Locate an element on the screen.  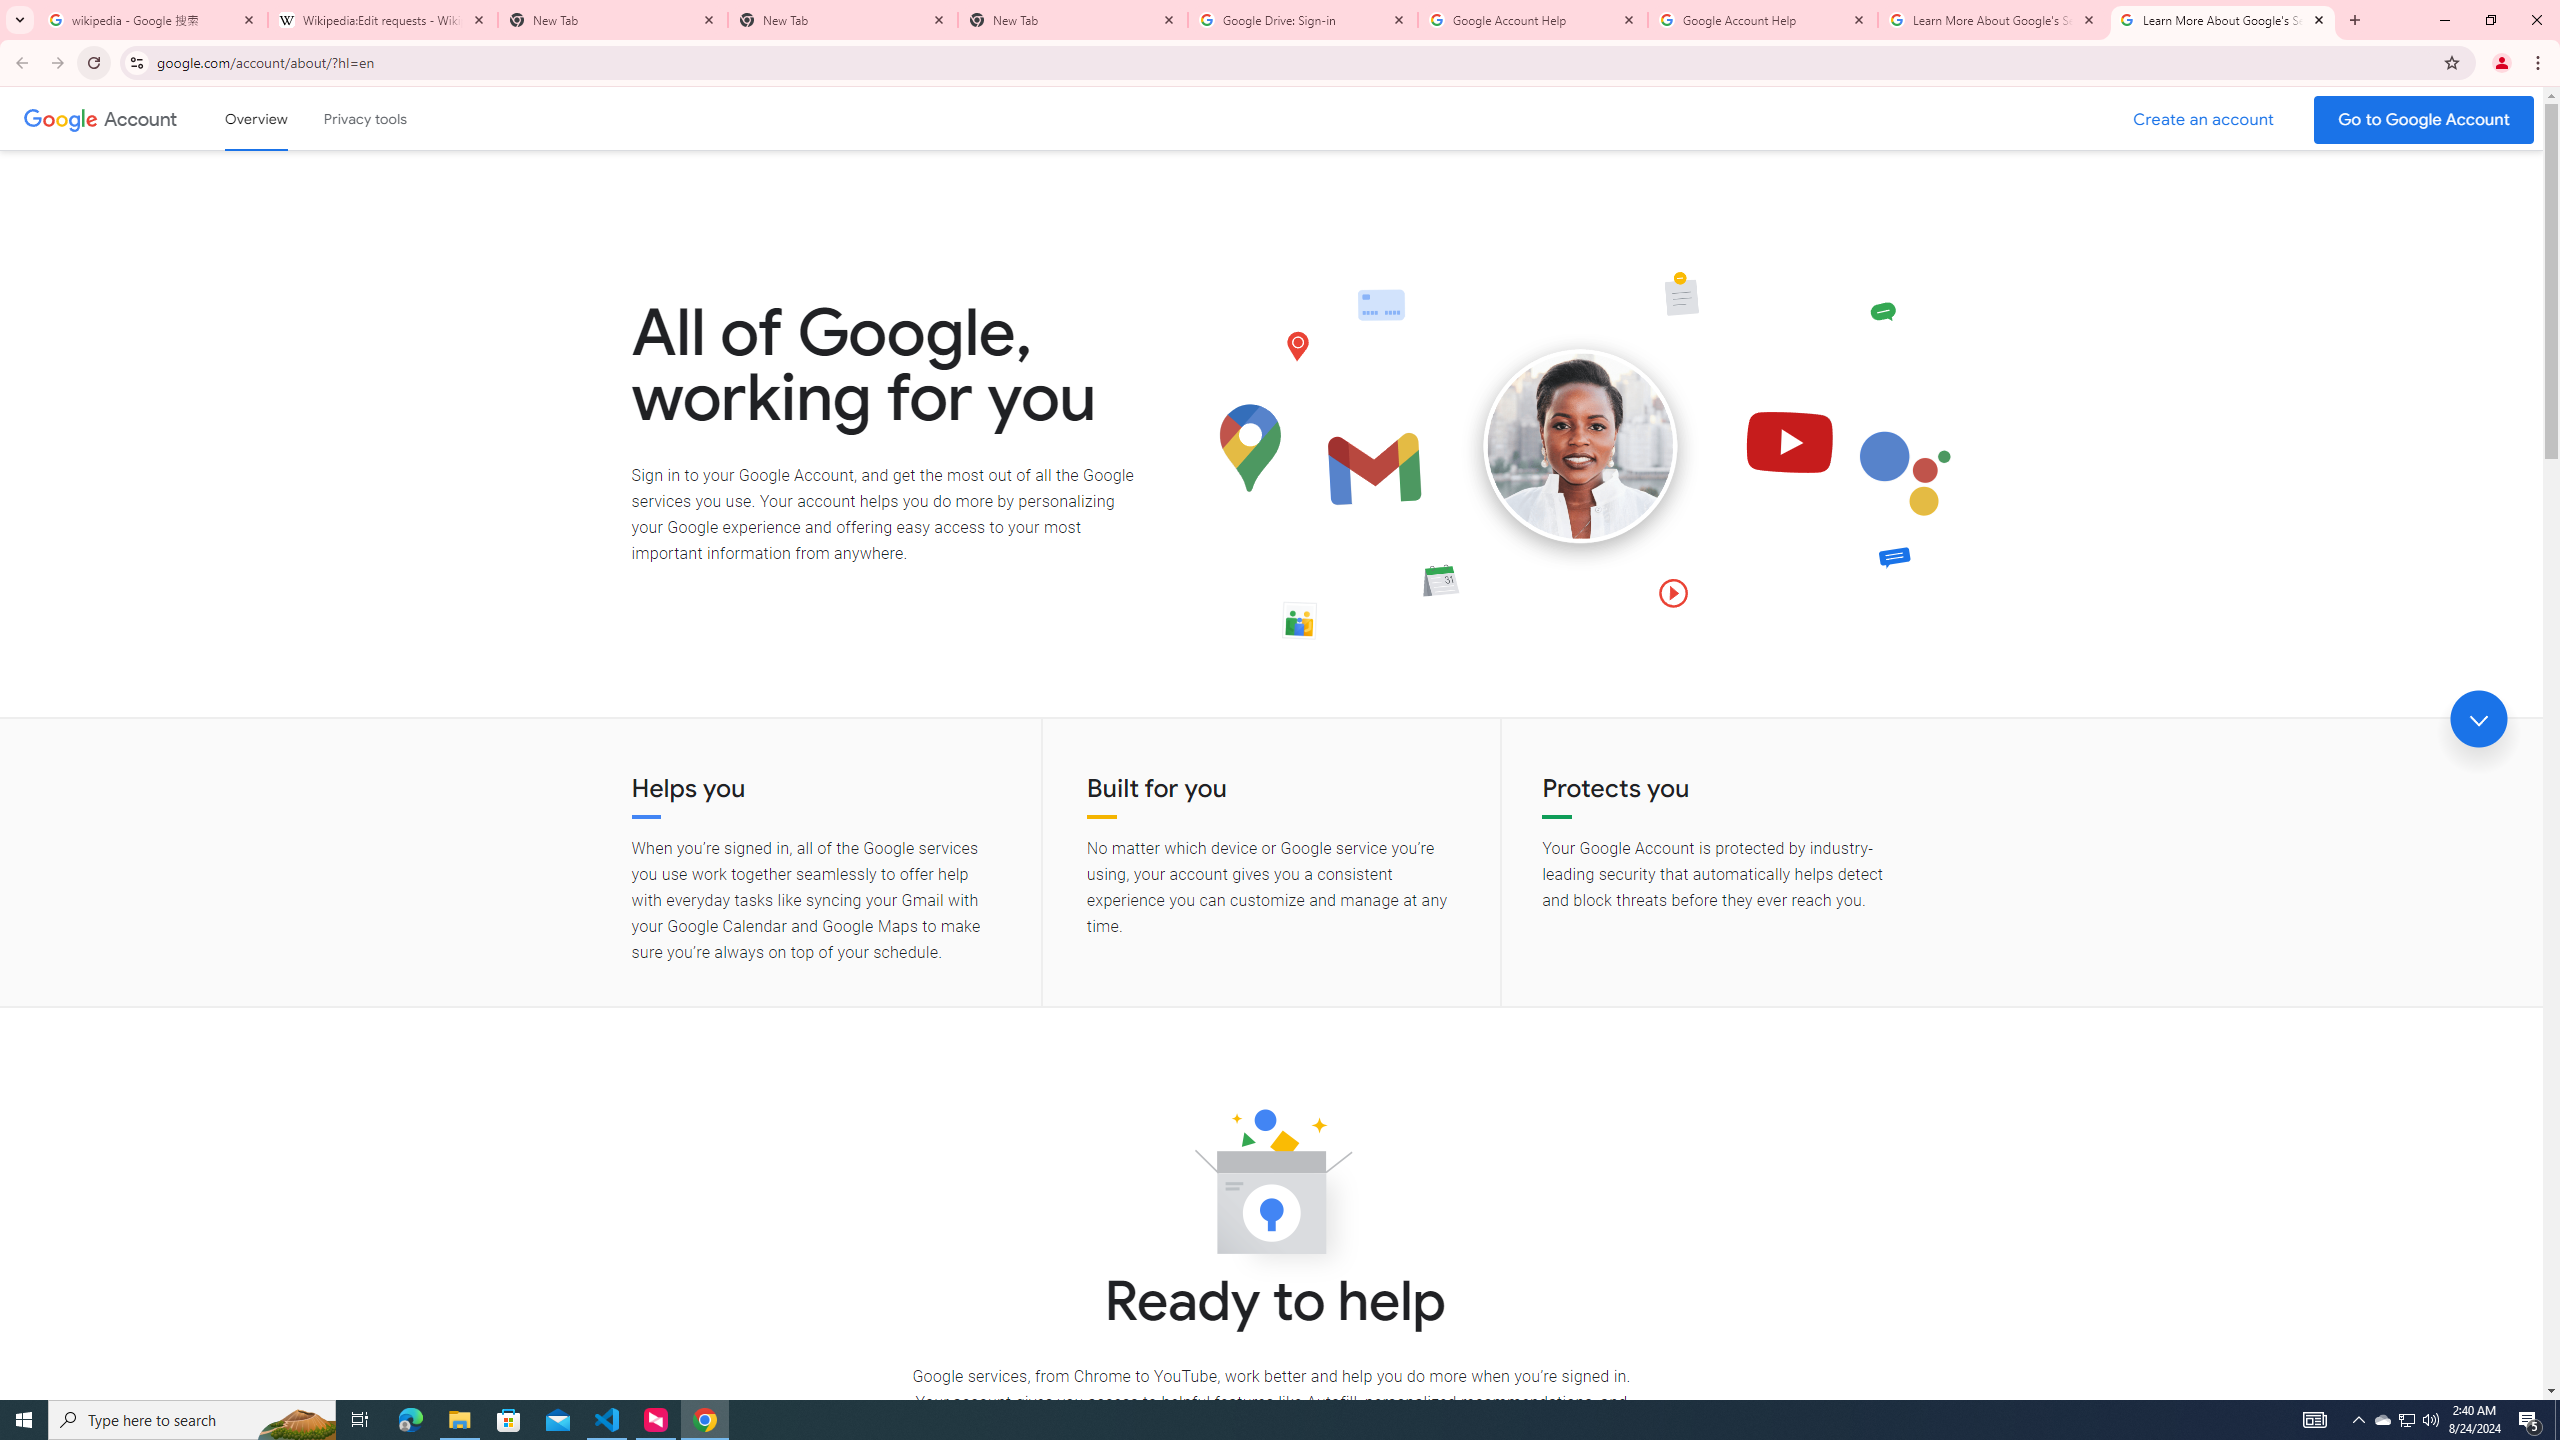
'Create a Google Account' is located at coordinates (2204, 119).